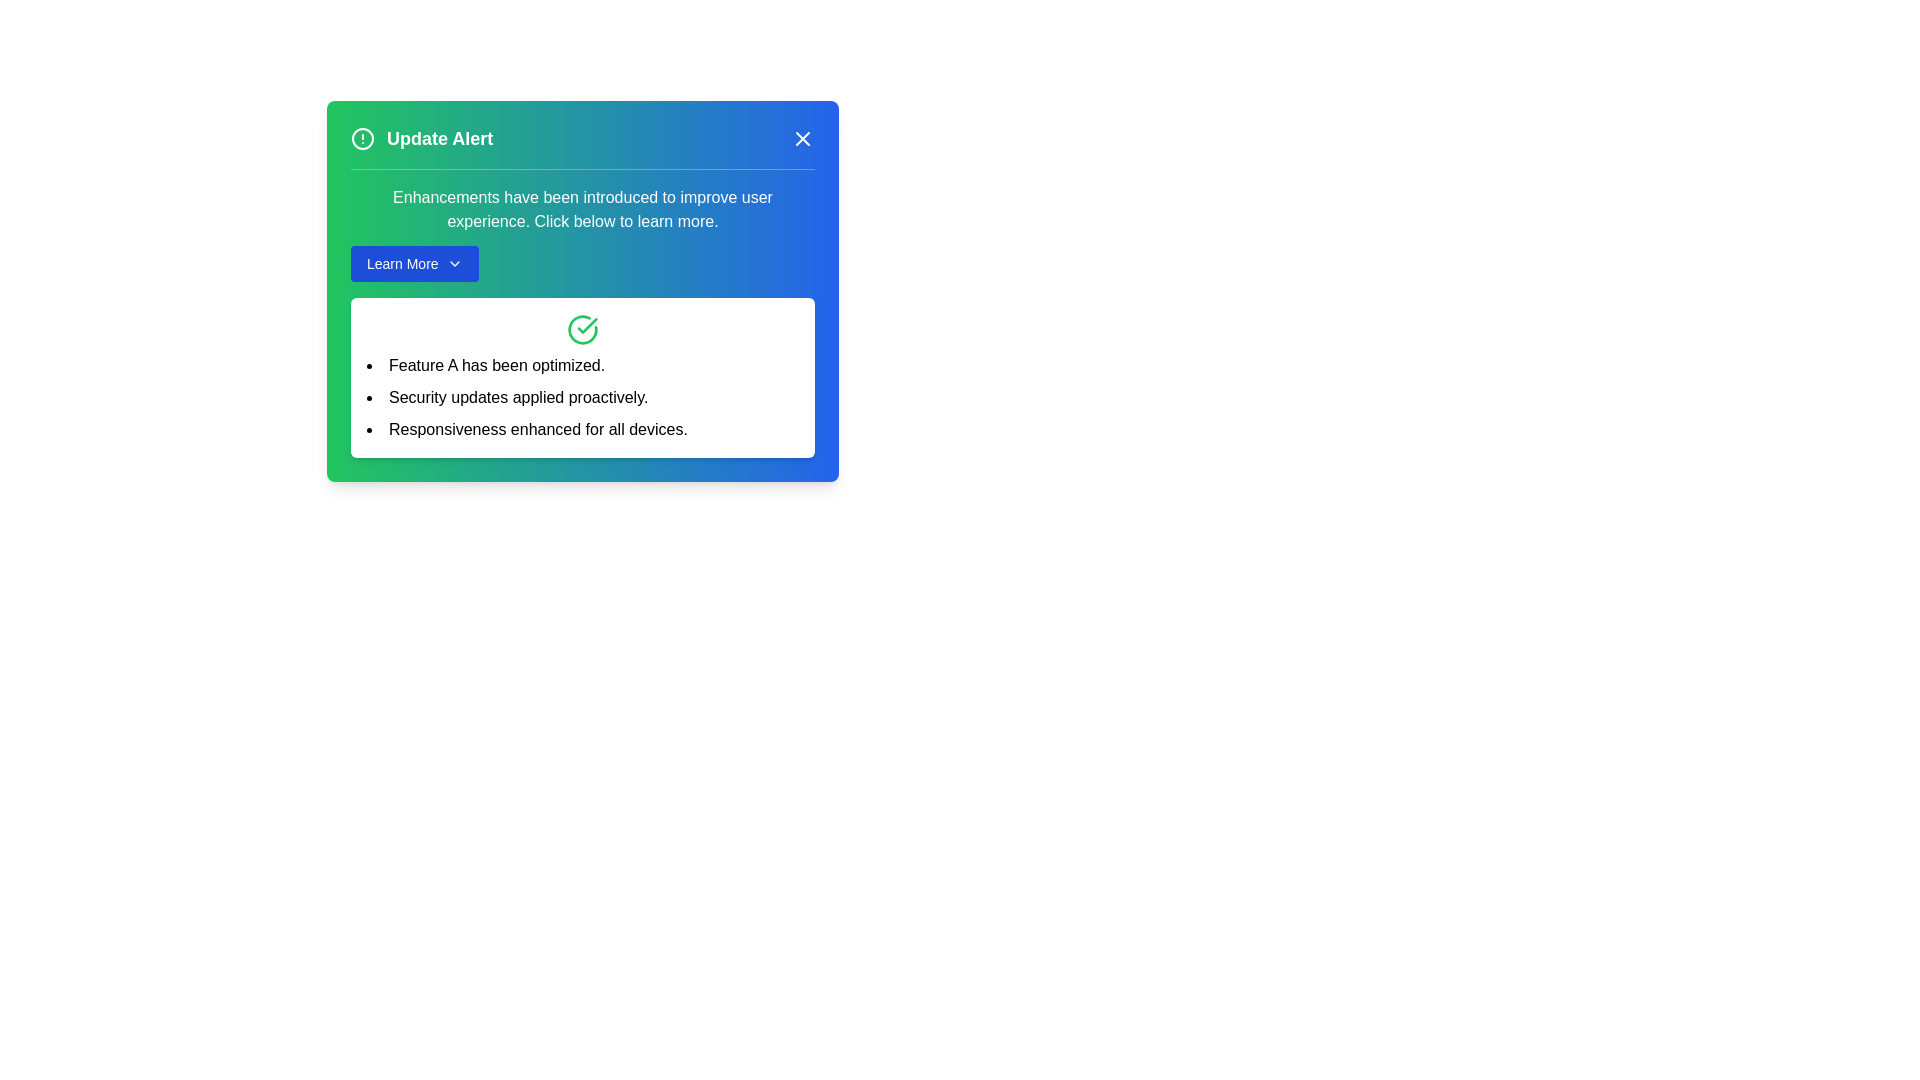  I want to click on the 'Learn More' button to toggle the visibility of the details section, so click(412, 262).